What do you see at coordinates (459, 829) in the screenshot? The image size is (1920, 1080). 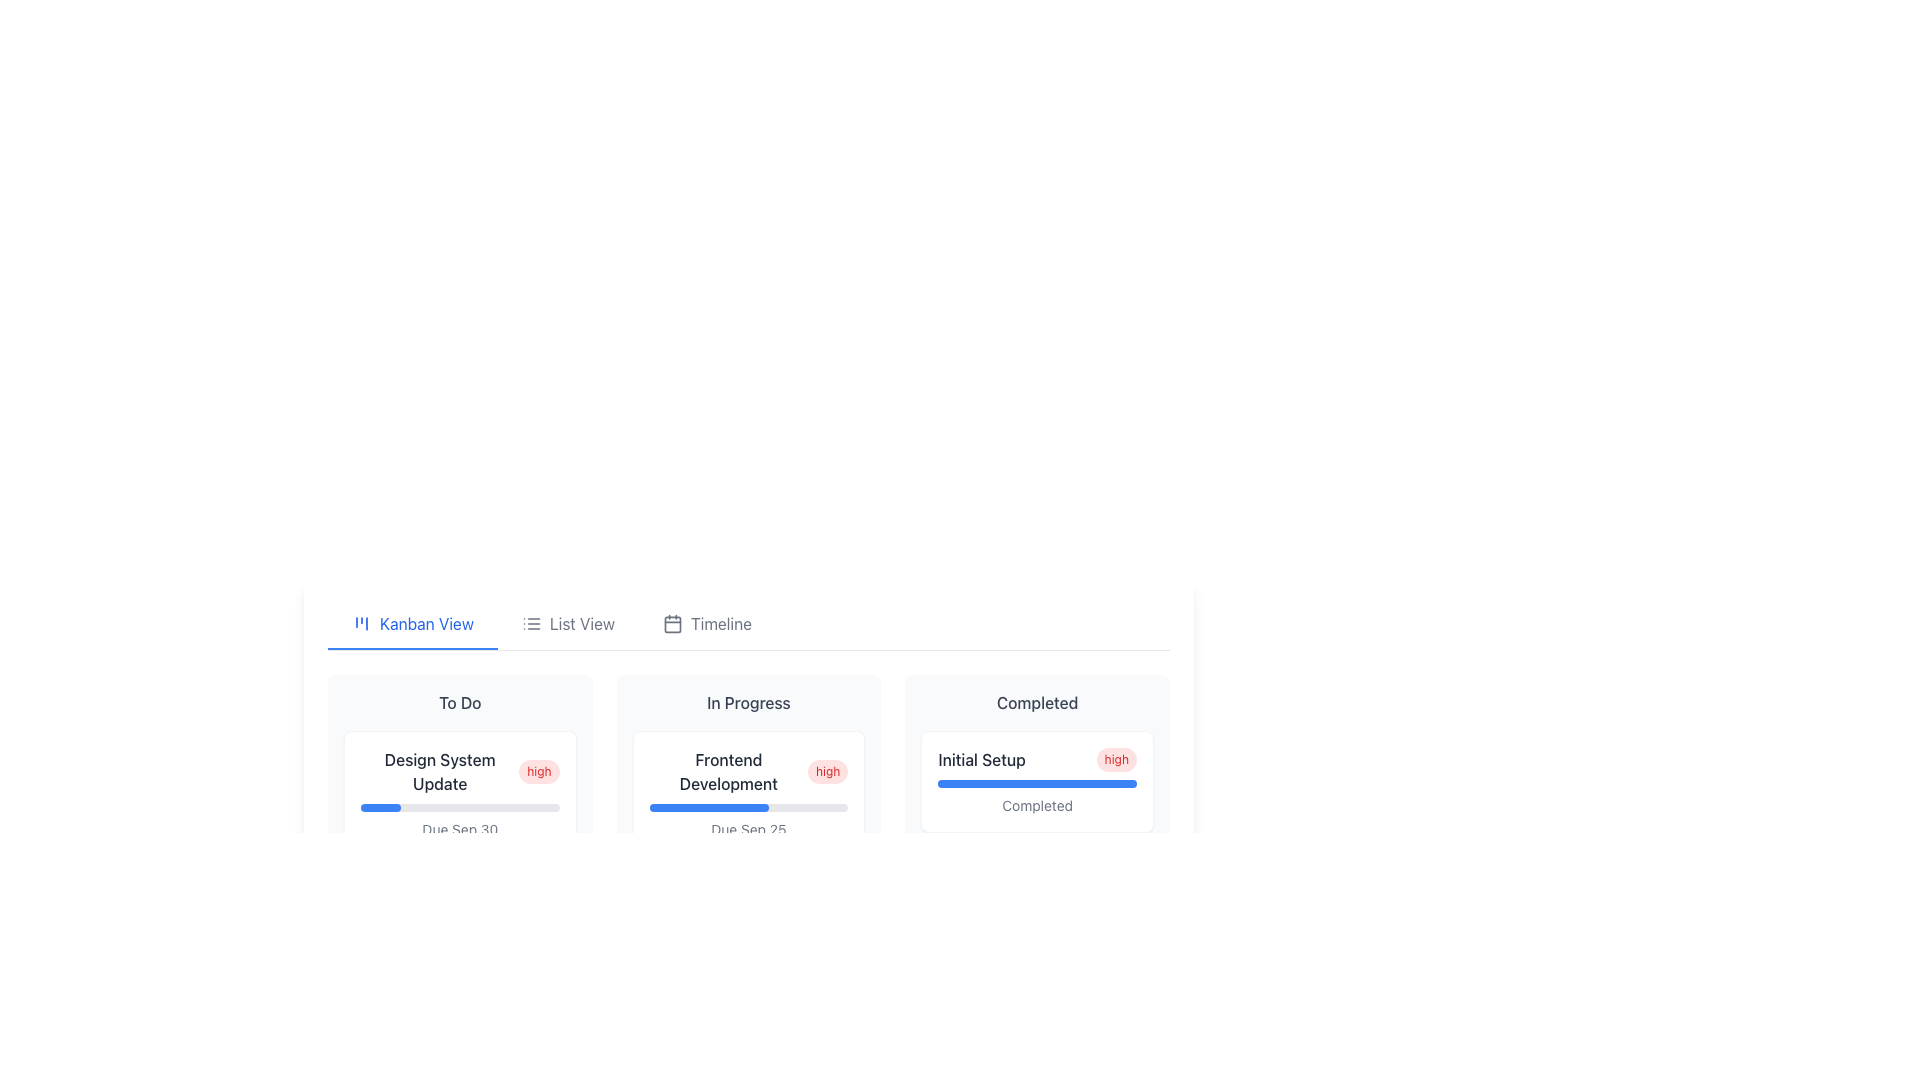 I see `the Text label displaying 'Due Sep 30' in gray color, located at the bottom section of a card-like component` at bounding box center [459, 829].